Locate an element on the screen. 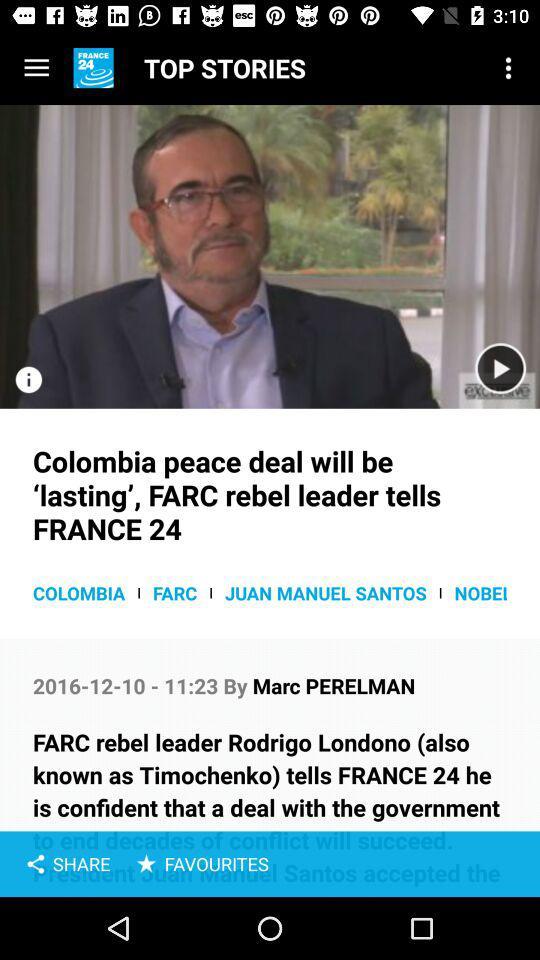 Image resolution: width=540 pixels, height=960 pixels. option is located at coordinates (499, 368).